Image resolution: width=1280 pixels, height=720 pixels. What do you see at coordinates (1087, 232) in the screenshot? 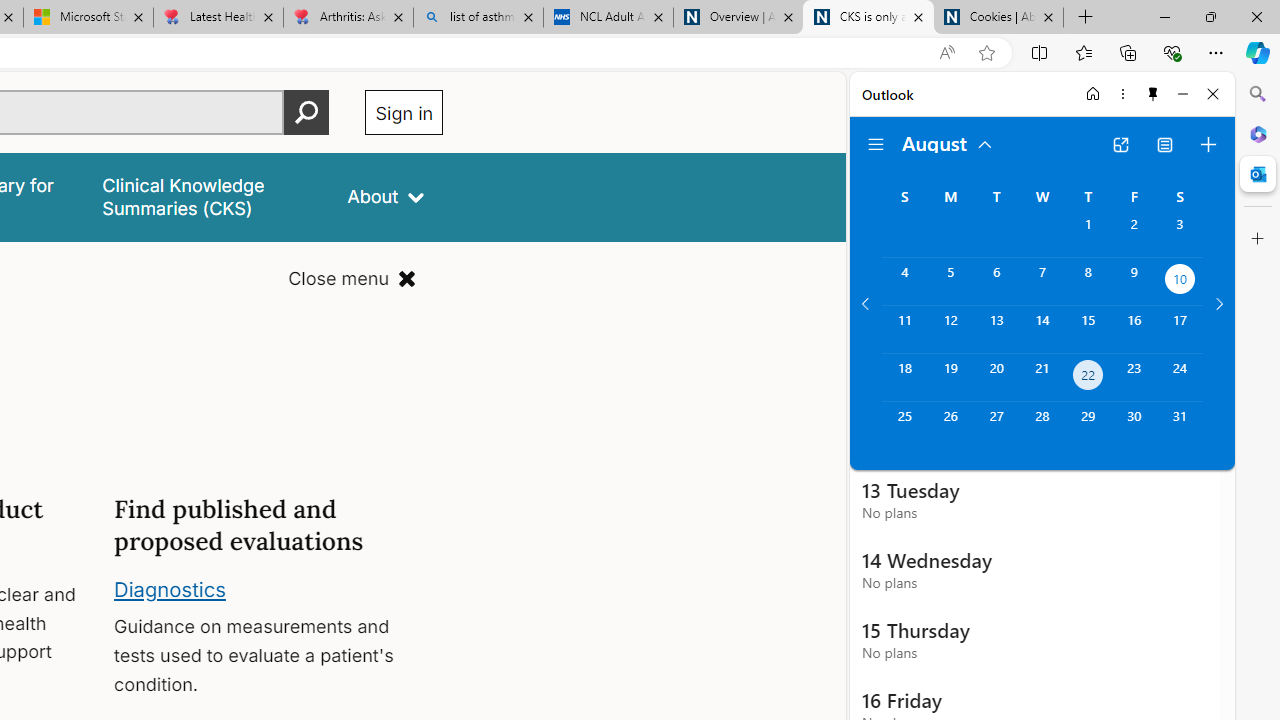
I see `'Thursday, August 1, 2024. '` at bounding box center [1087, 232].